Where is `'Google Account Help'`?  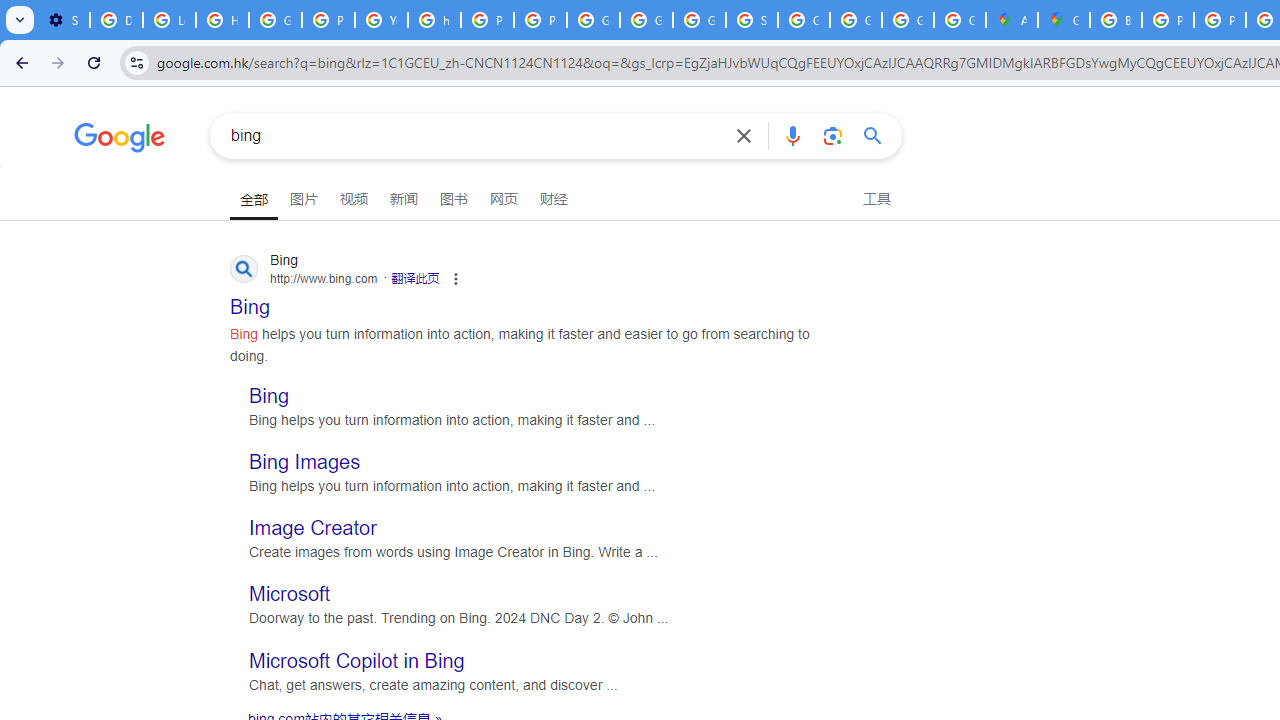
'Google Account Help' is located at coordinates (274, 20).